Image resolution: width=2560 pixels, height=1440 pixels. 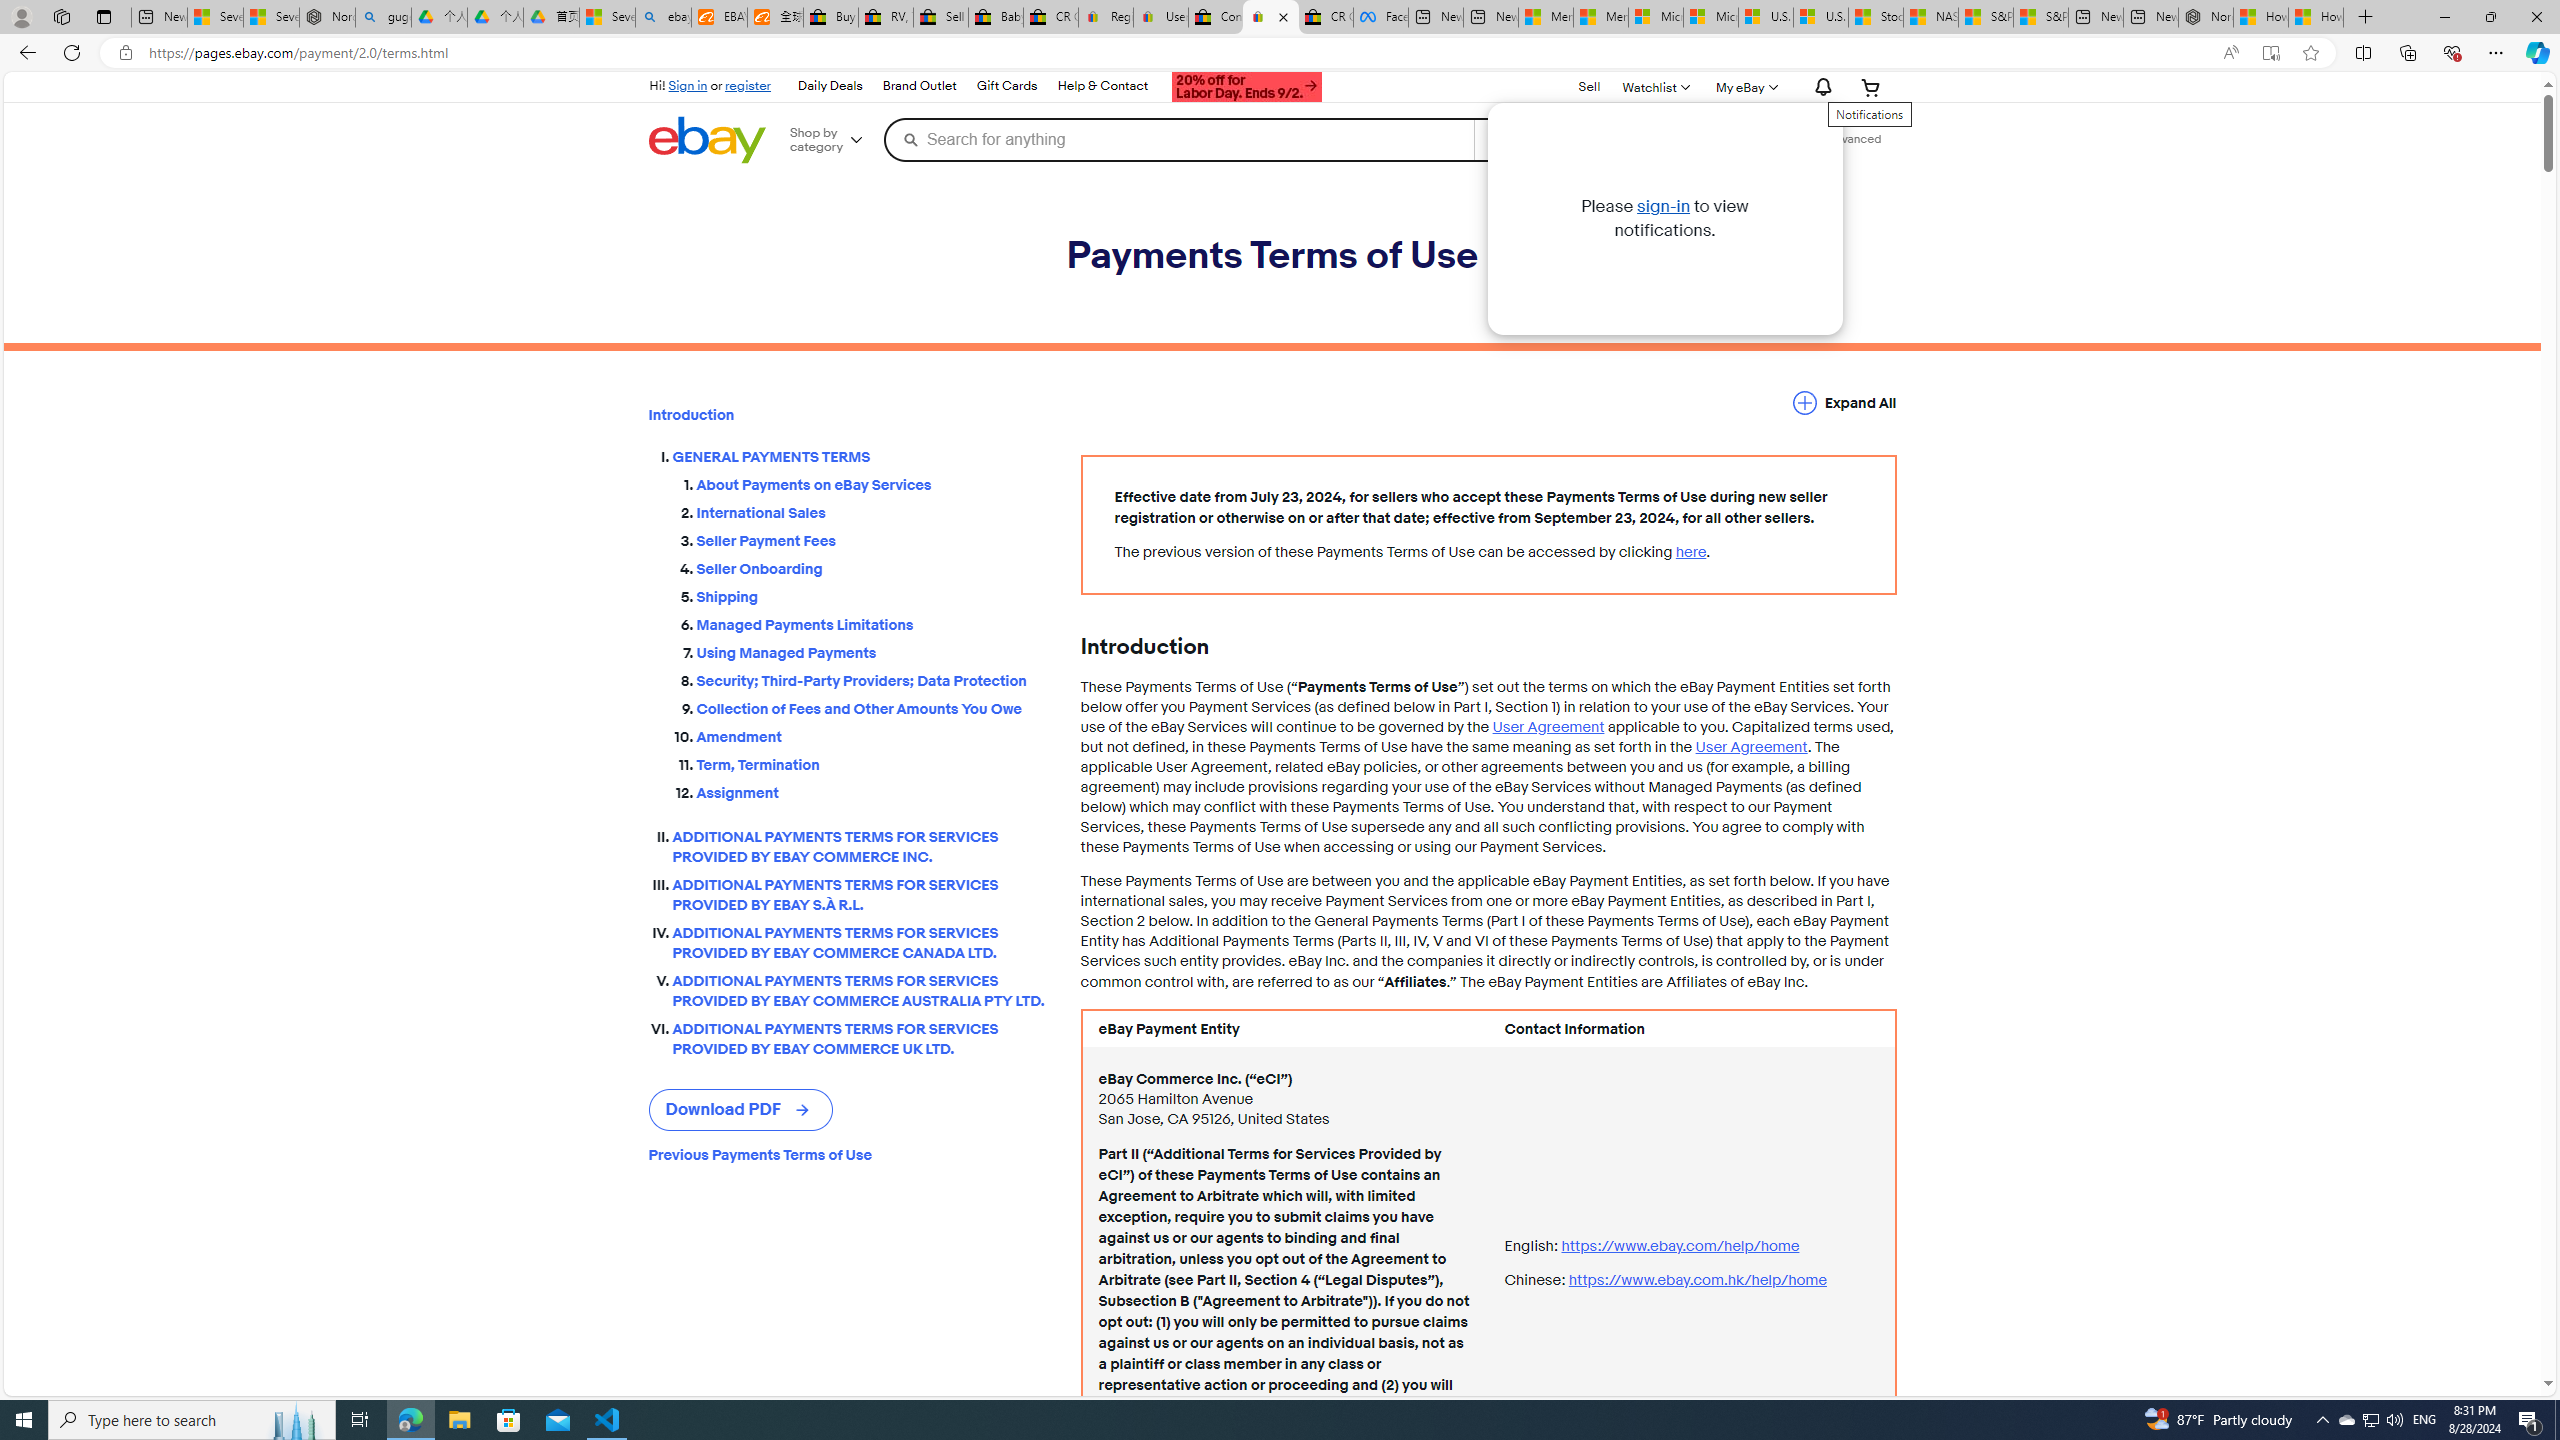 What do you see at coordinates (872, 731) in the screenshot?
I see `'Amendment'` at bounding box center [872, 731].